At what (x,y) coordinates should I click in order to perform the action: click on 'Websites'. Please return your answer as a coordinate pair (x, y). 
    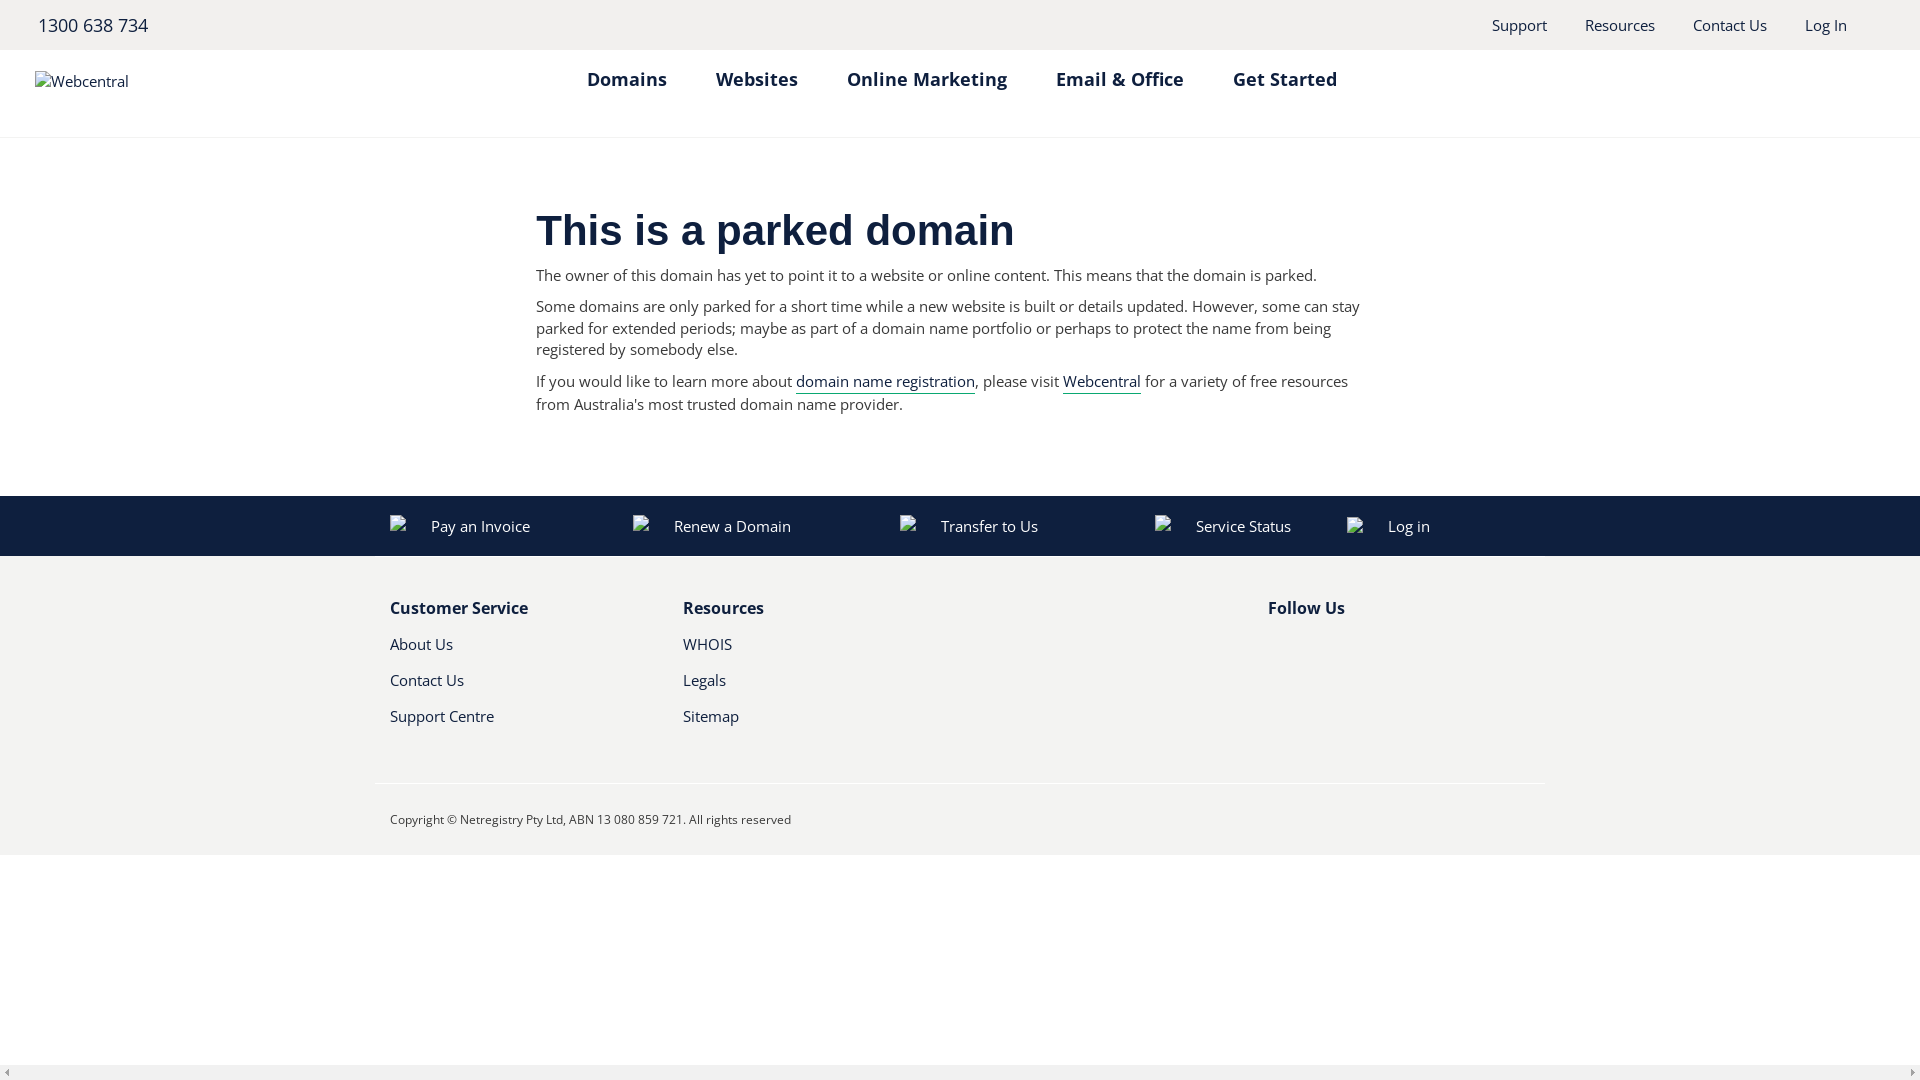
    Looking at the image, I should click on (756, 68).